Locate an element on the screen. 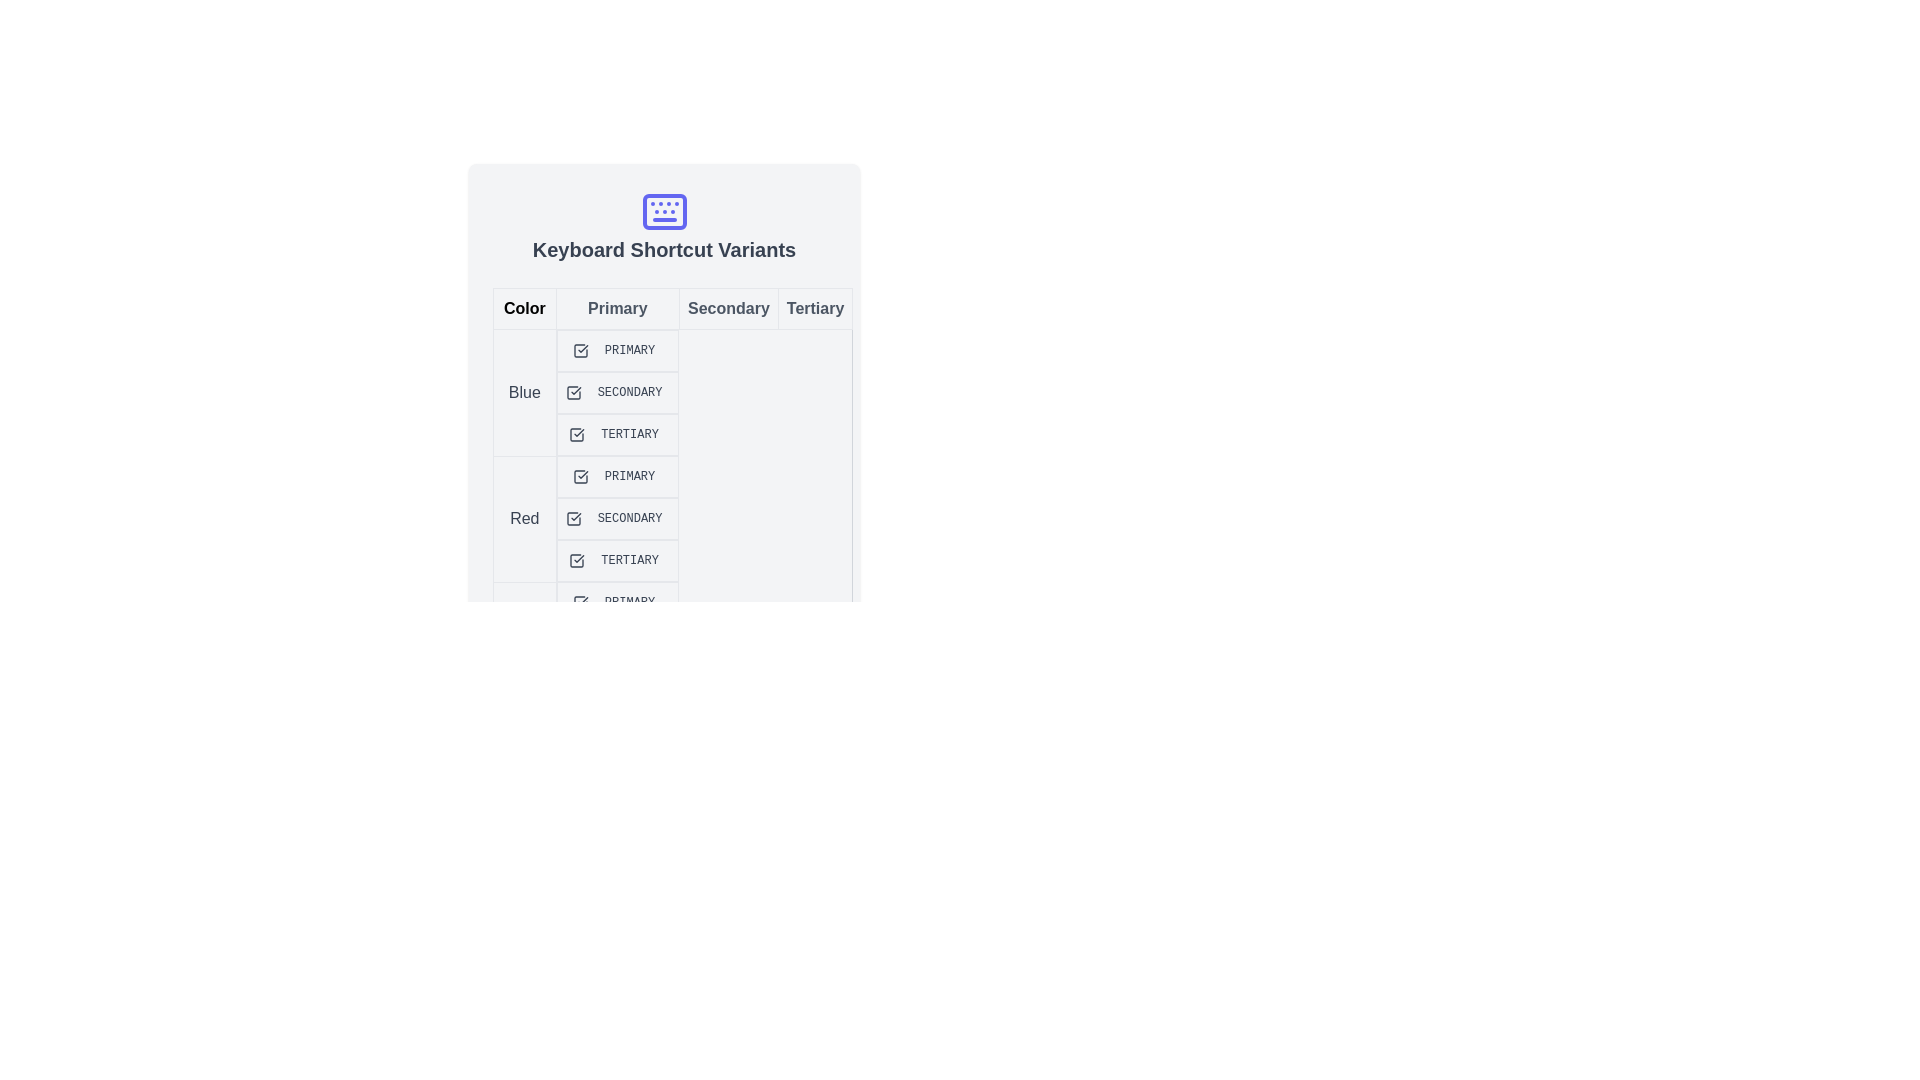  the icon associated with the 'Primary' label in the first cell of the 'Primary' column for the row labeled 'Blue' is located at coordinates (617, 350).